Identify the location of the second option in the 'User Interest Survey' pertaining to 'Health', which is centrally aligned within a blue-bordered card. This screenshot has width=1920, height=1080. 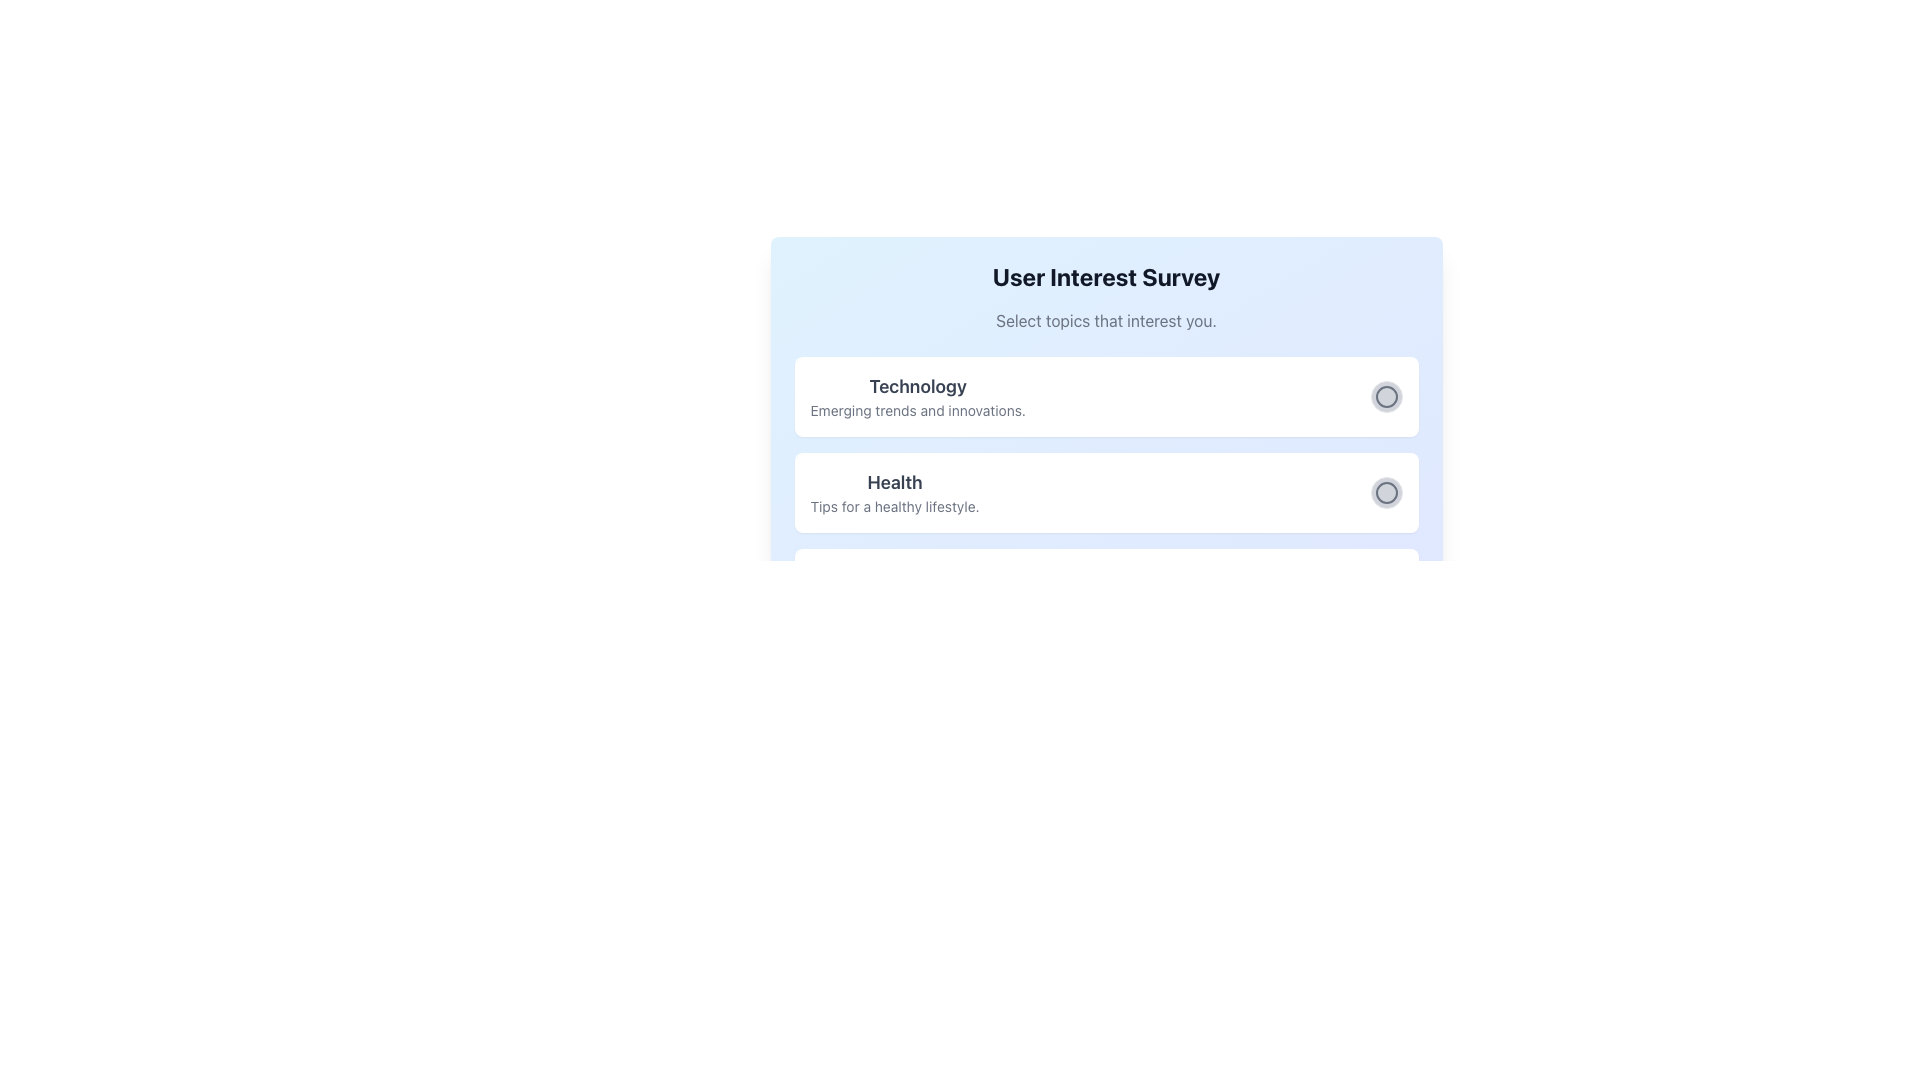
(1105, 493).